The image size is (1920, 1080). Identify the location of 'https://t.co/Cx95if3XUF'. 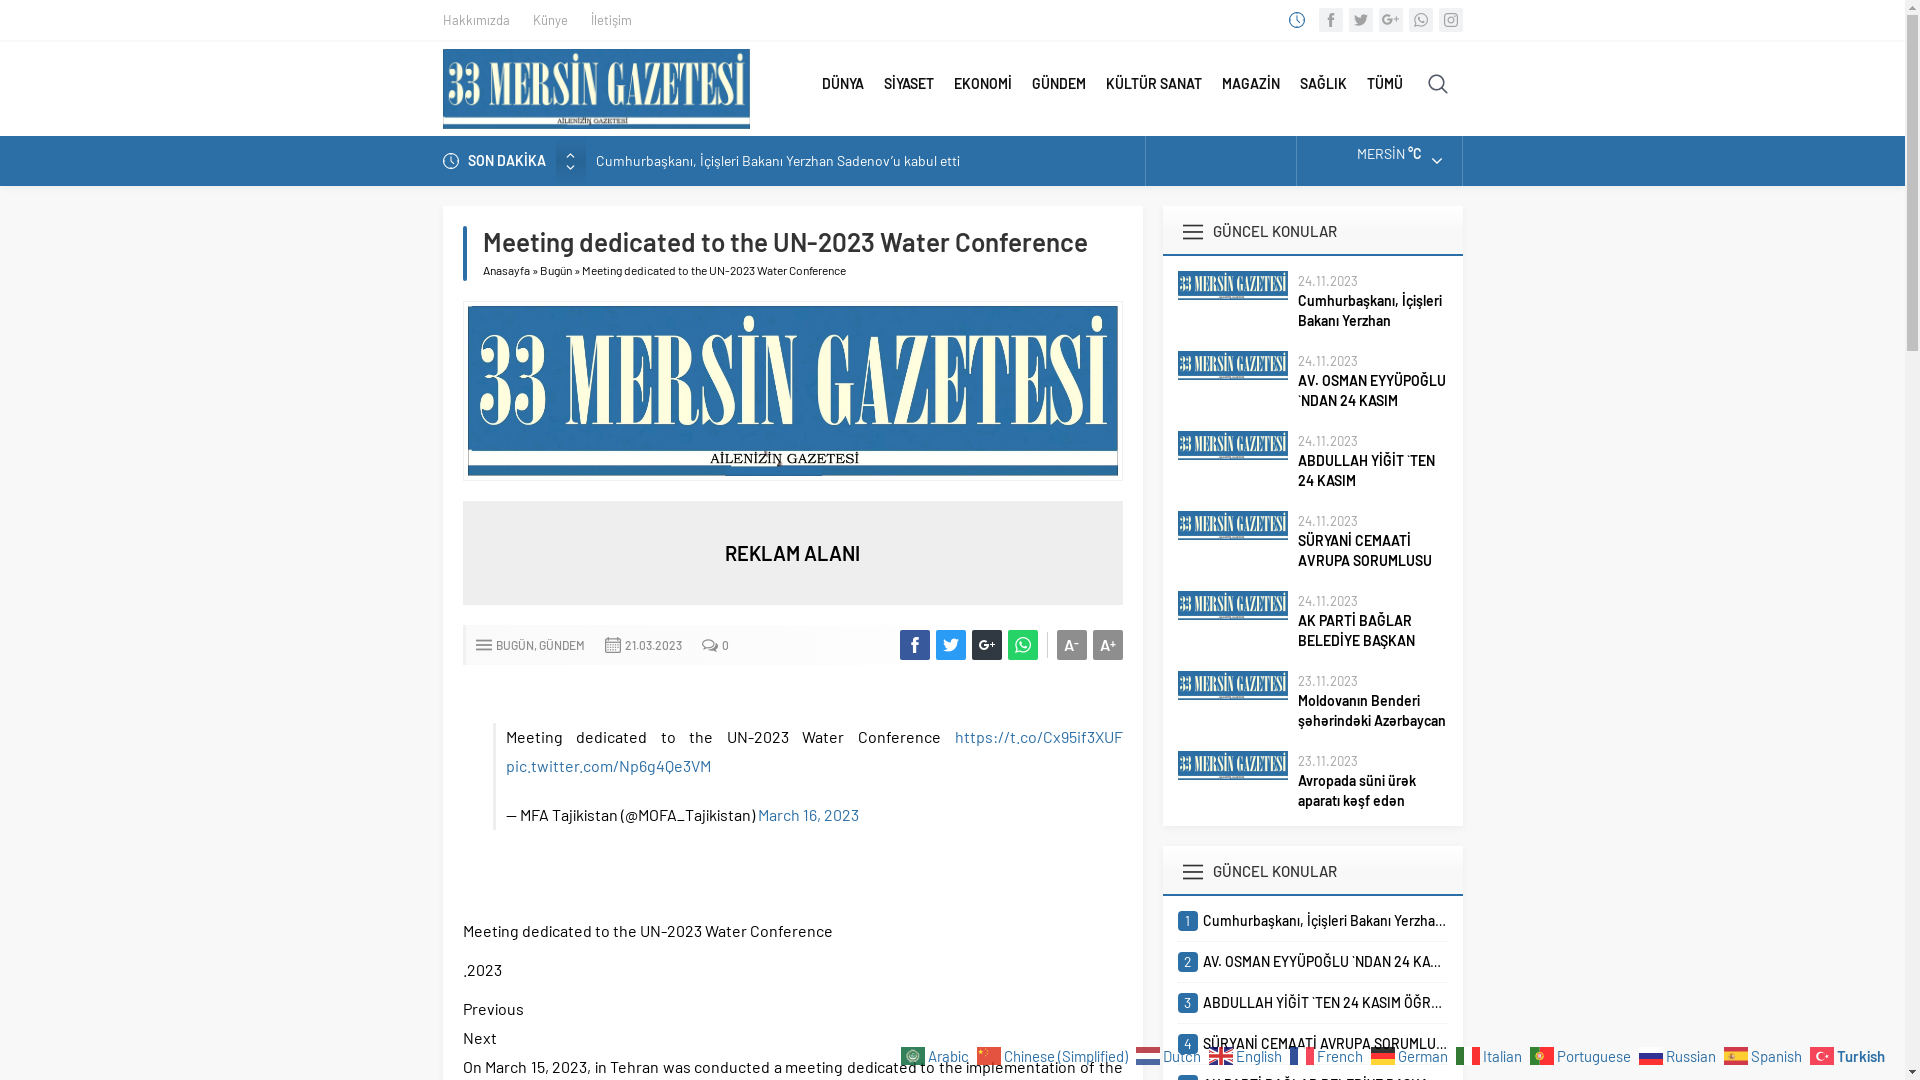
(1037, 736).